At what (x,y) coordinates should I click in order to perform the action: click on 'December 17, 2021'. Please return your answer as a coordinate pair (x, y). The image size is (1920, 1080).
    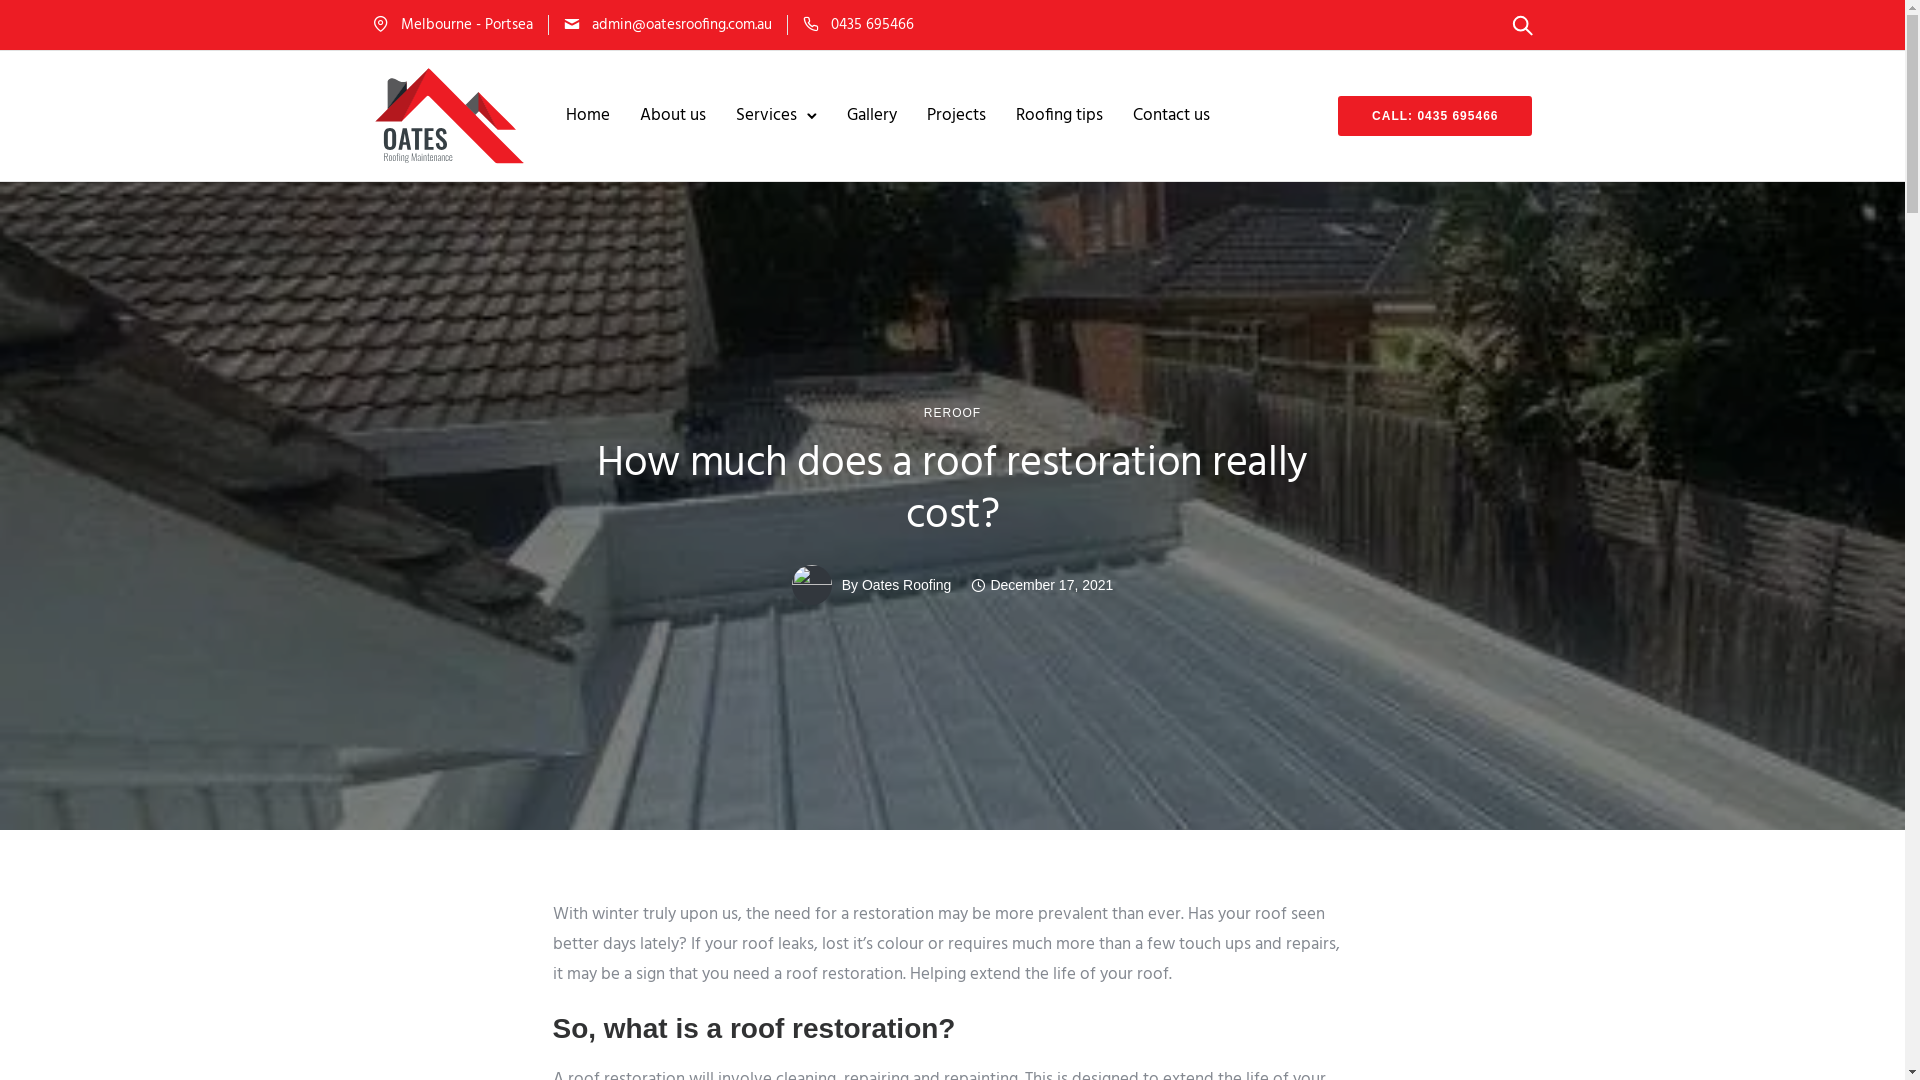
    Looking at the image, I should click on (1040, 585).